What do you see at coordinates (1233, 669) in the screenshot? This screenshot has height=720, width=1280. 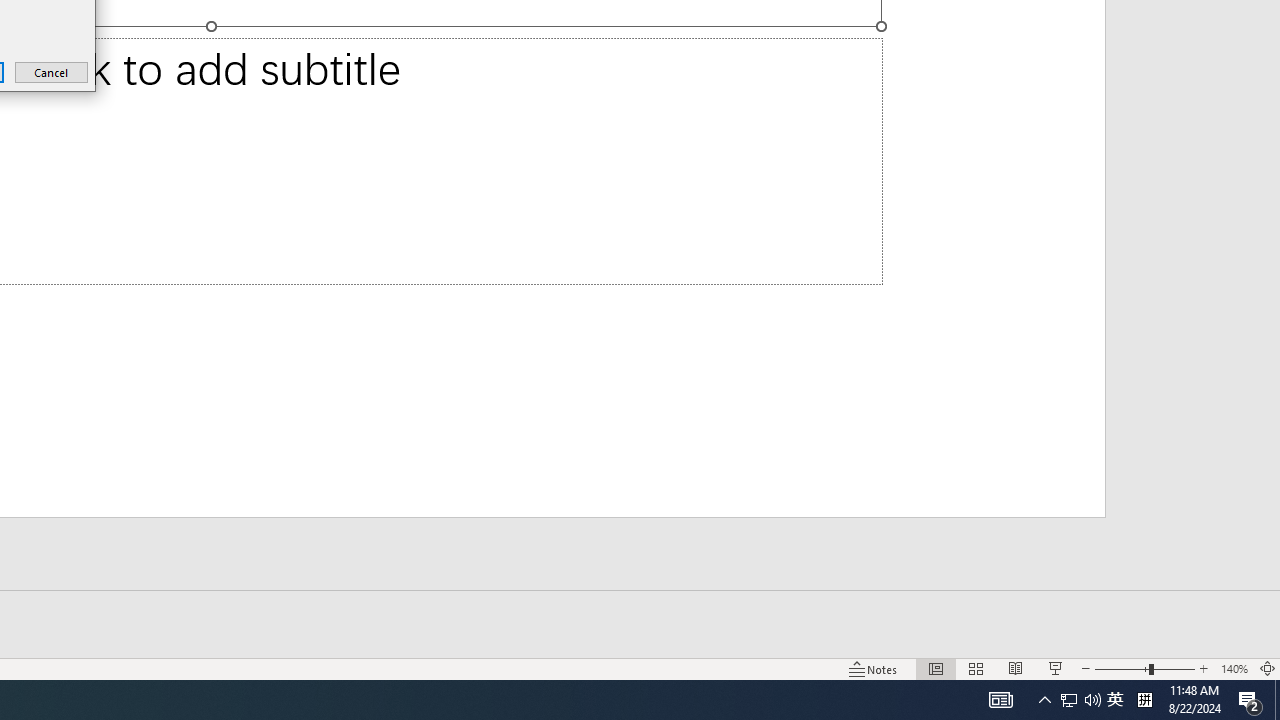 I see `'Zoom 140%'` at bounding box center [1233, 669].